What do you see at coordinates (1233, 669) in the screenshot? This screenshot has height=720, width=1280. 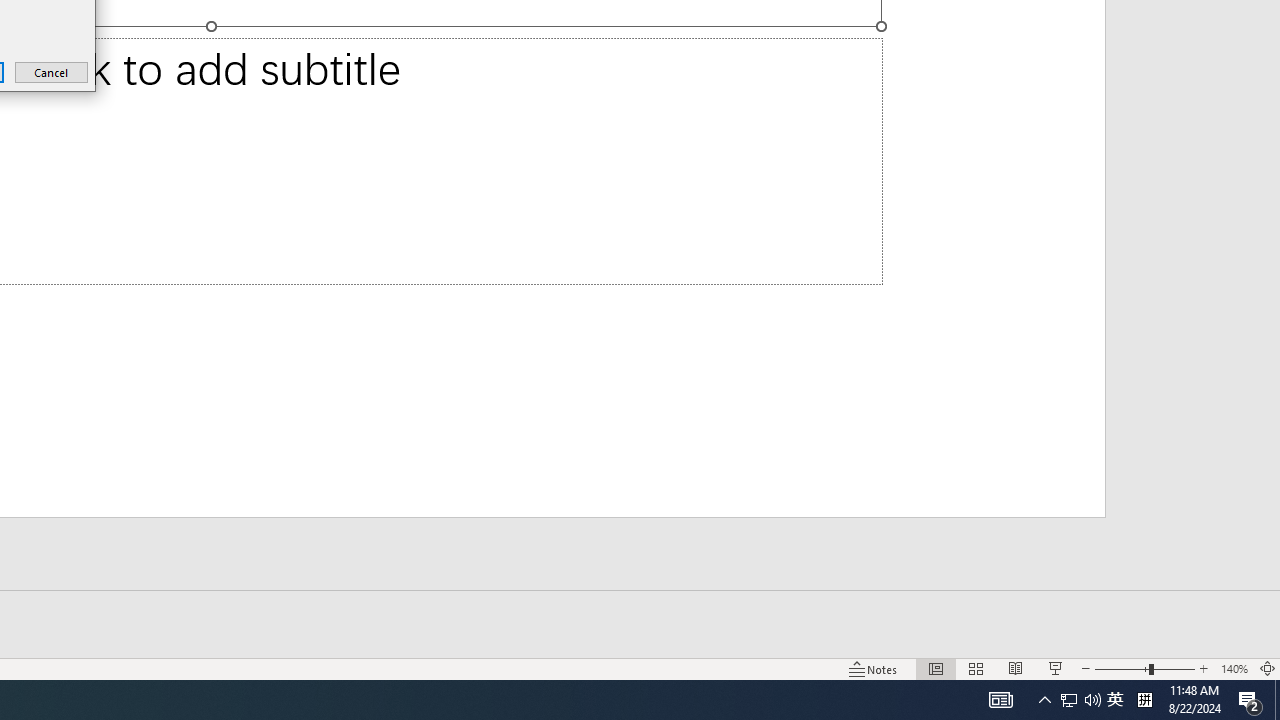 I see `'Zoom 140%'` at bounding box center [1233, 669].